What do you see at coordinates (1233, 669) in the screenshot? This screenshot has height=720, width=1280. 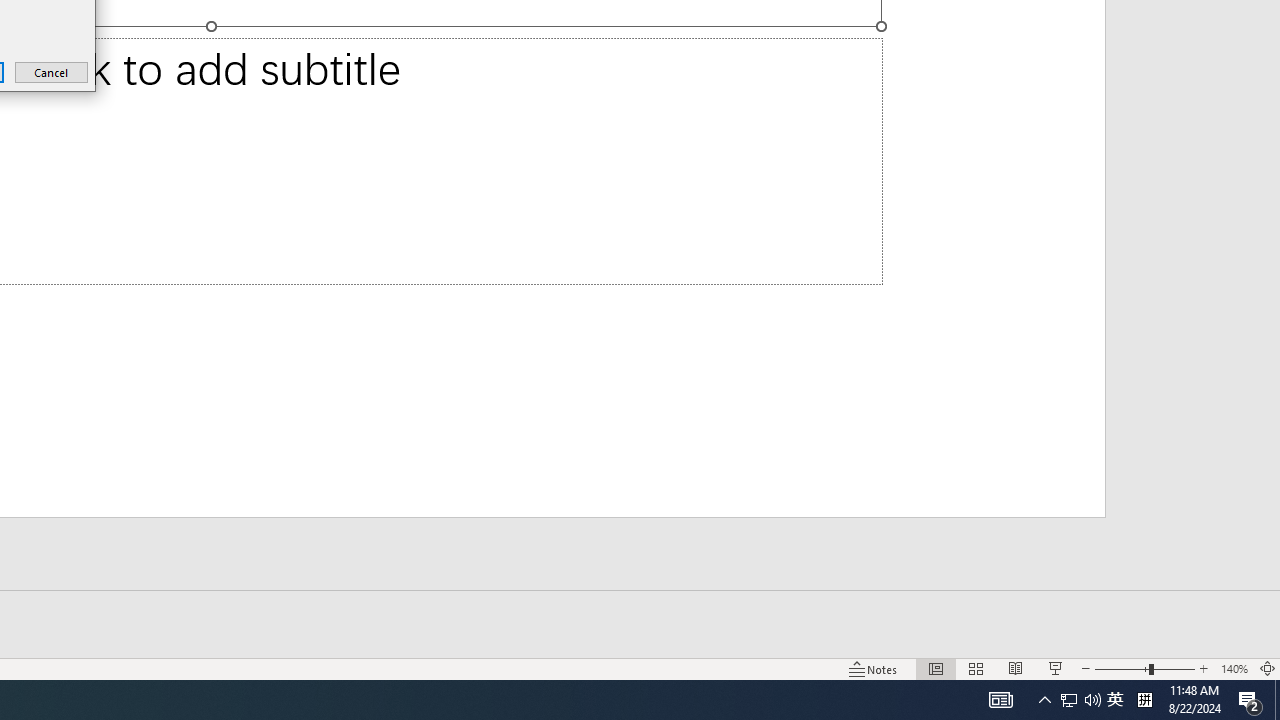 I see `'Zoom 140%'` at bounding box center [1233, 669].